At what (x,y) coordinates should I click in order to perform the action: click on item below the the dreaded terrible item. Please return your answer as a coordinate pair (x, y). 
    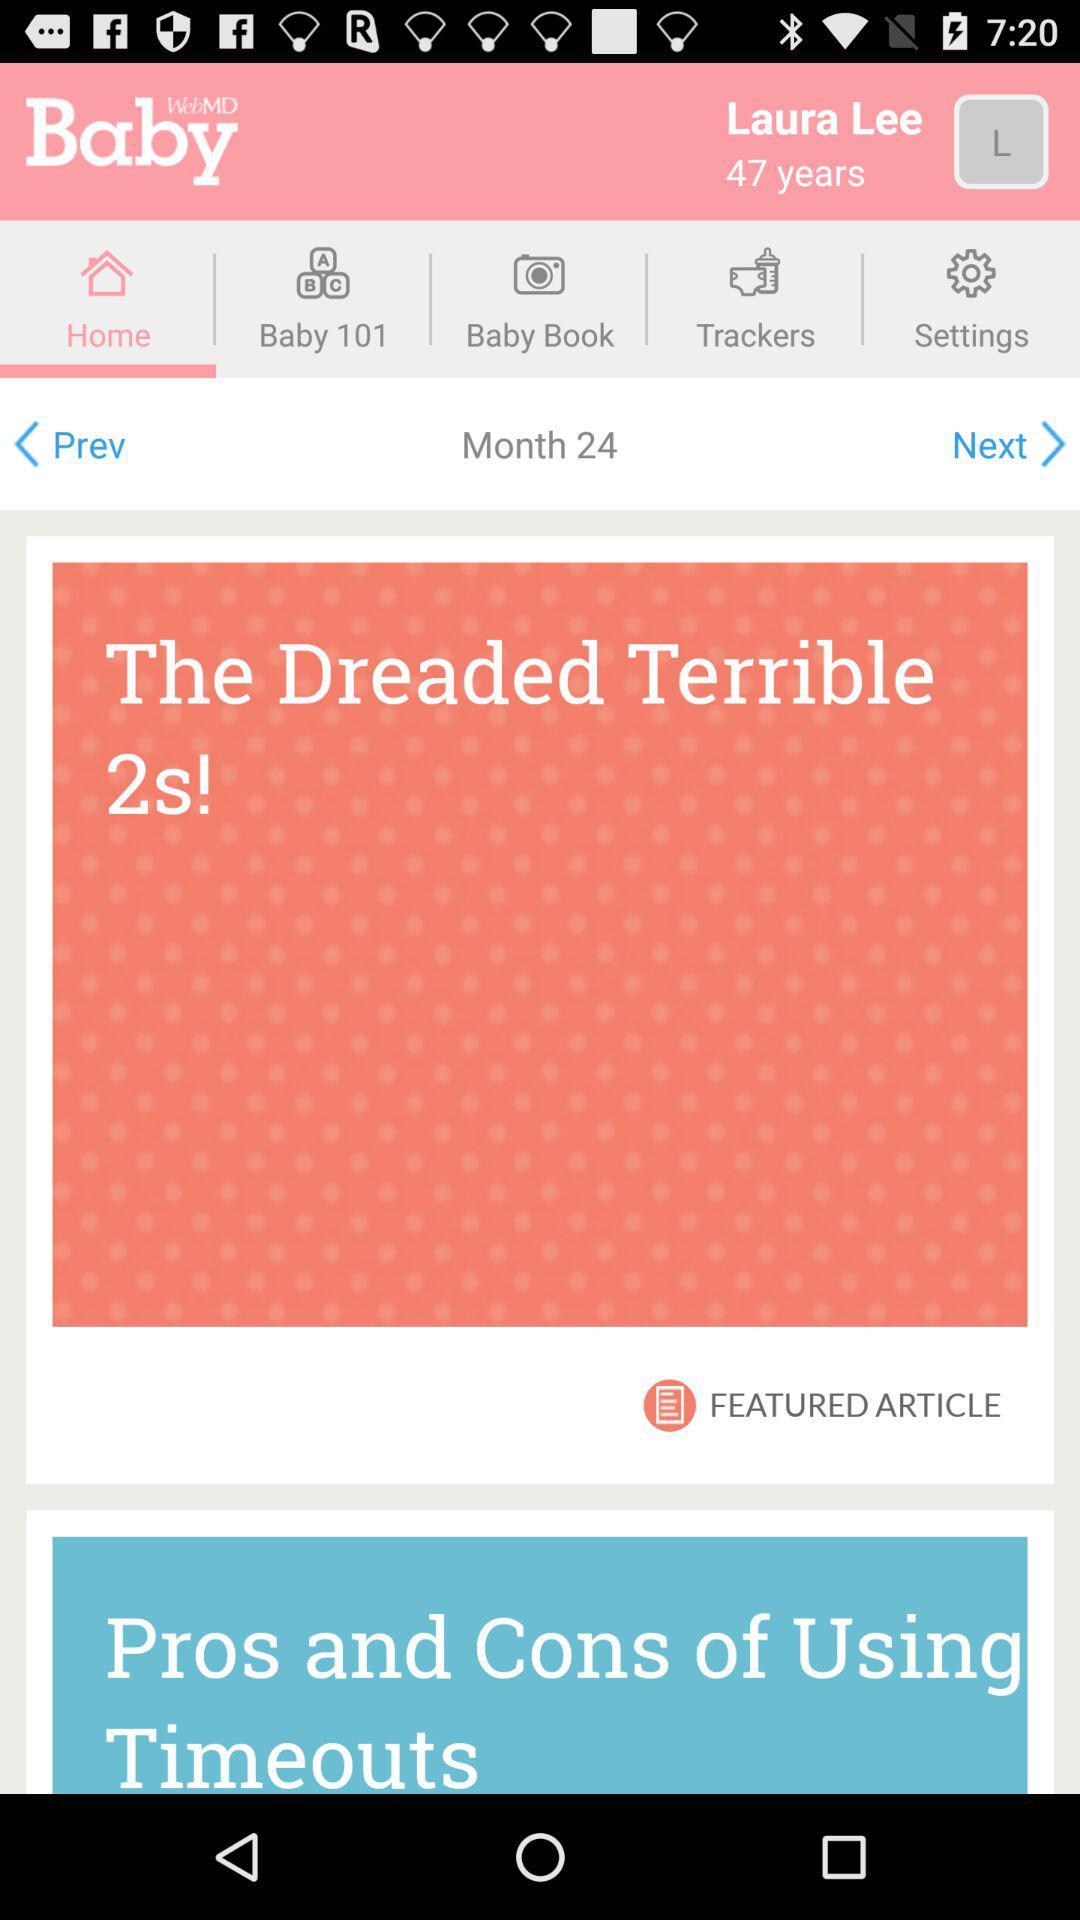
    Looking at the image, I should click on (669, 1404).